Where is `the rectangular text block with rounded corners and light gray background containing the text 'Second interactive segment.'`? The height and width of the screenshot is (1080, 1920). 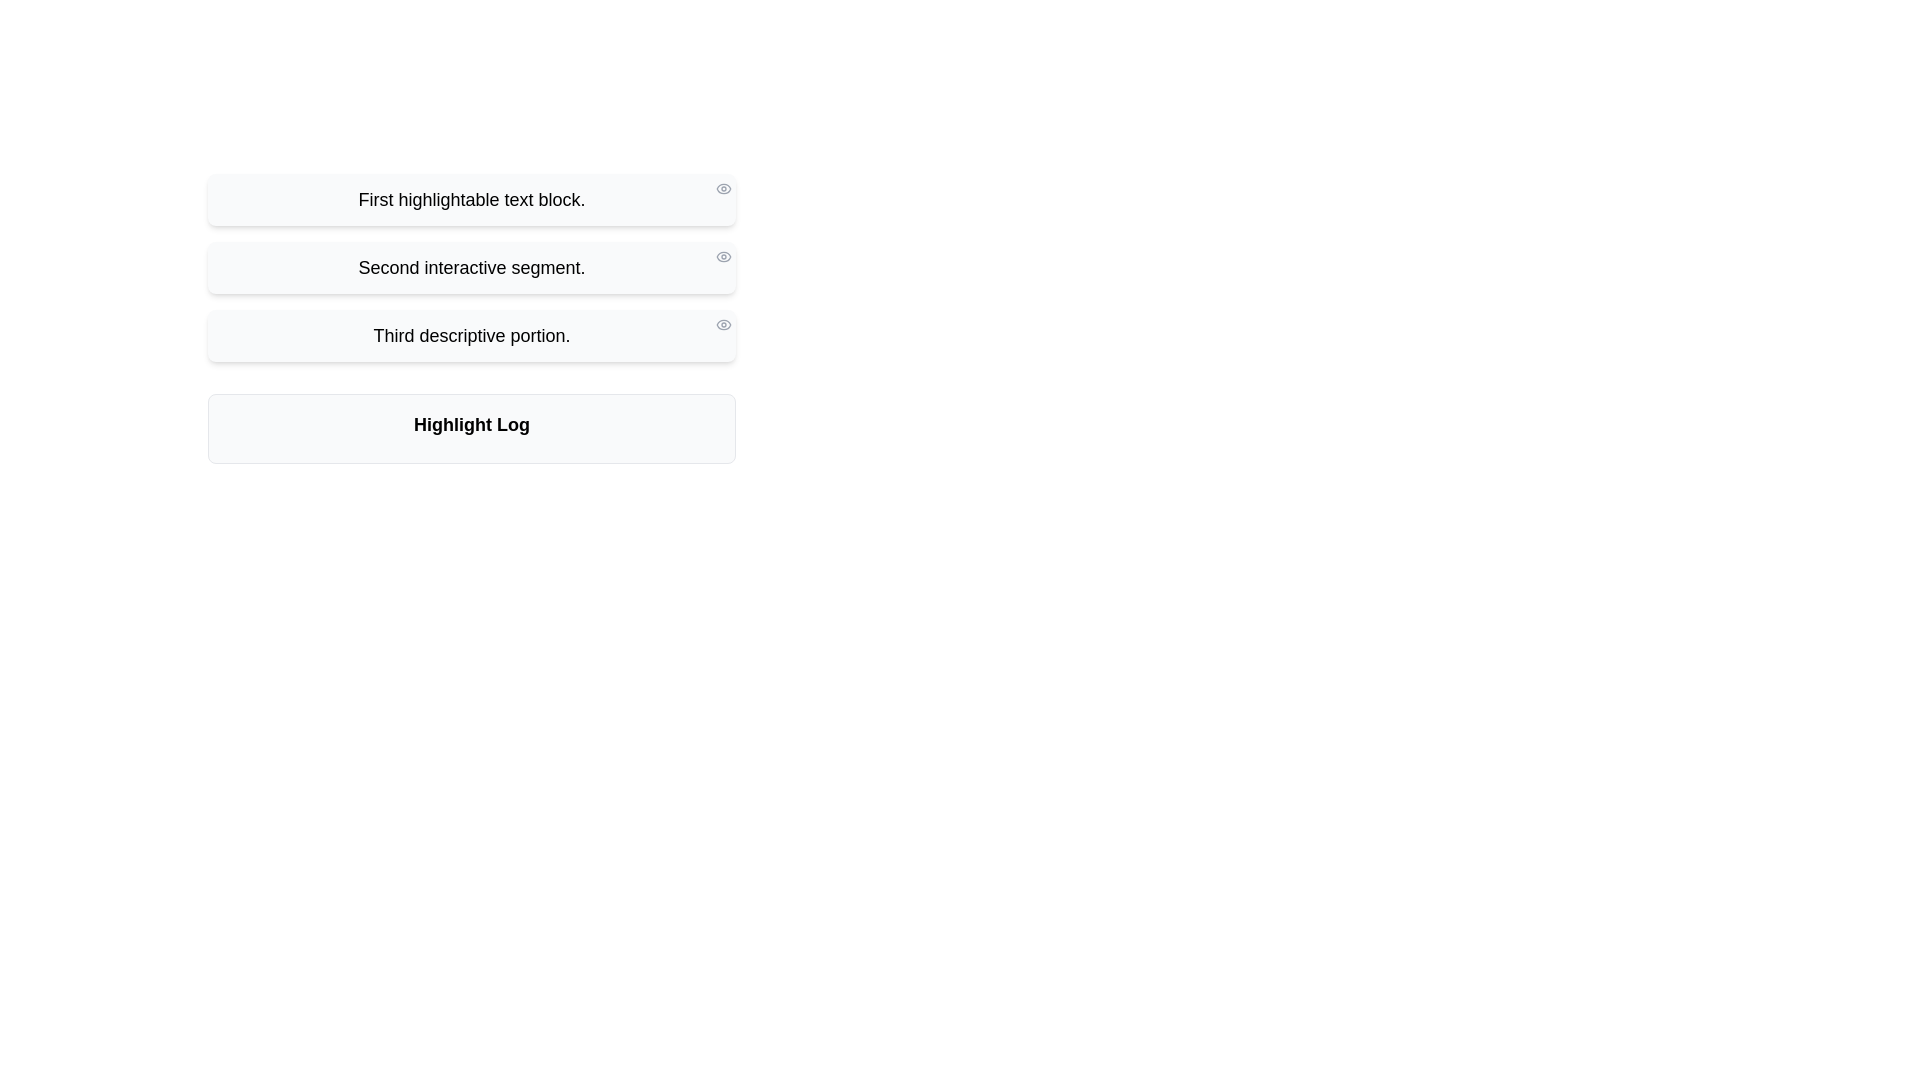
the rectangular text block with rounded corners and light gray background containing the text 'Second interactive segment.' is located at coordinates (470, 266).